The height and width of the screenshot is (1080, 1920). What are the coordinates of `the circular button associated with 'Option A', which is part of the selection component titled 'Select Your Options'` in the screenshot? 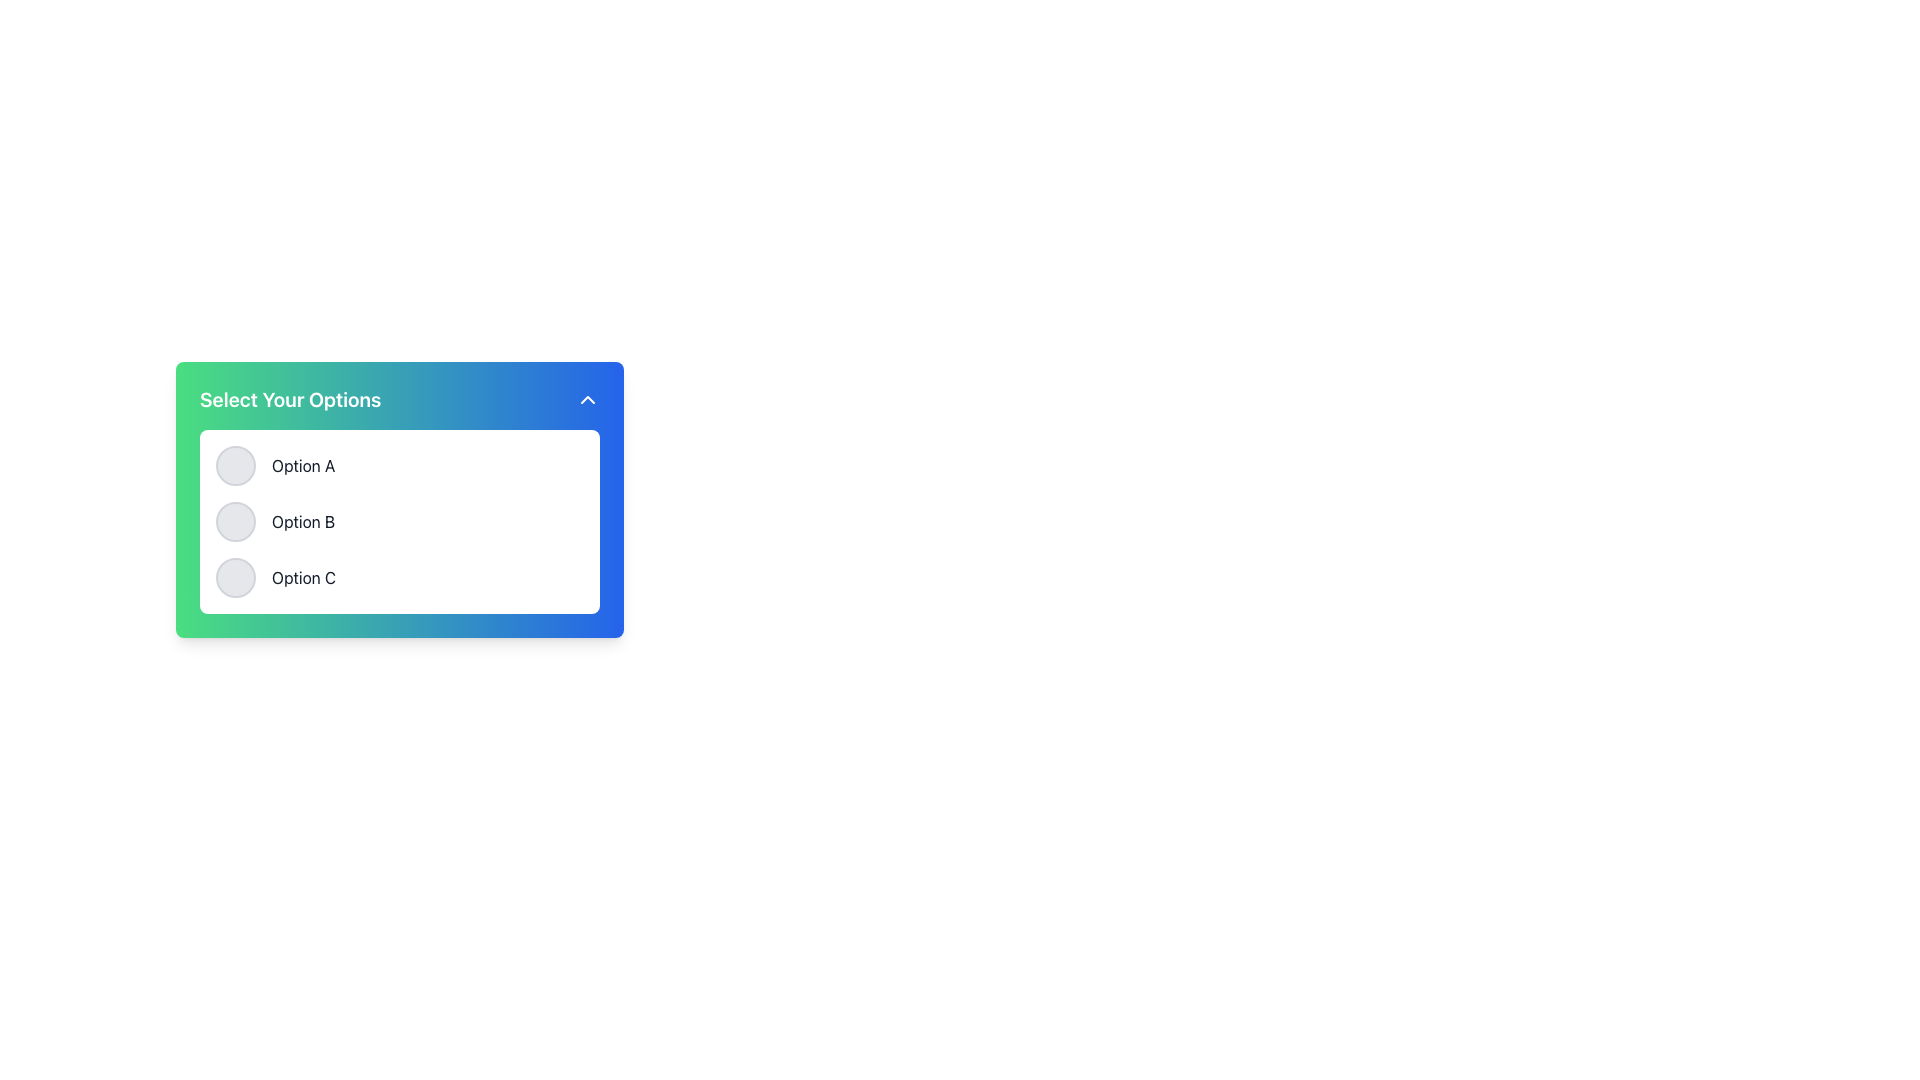 It's located at (399, 499).